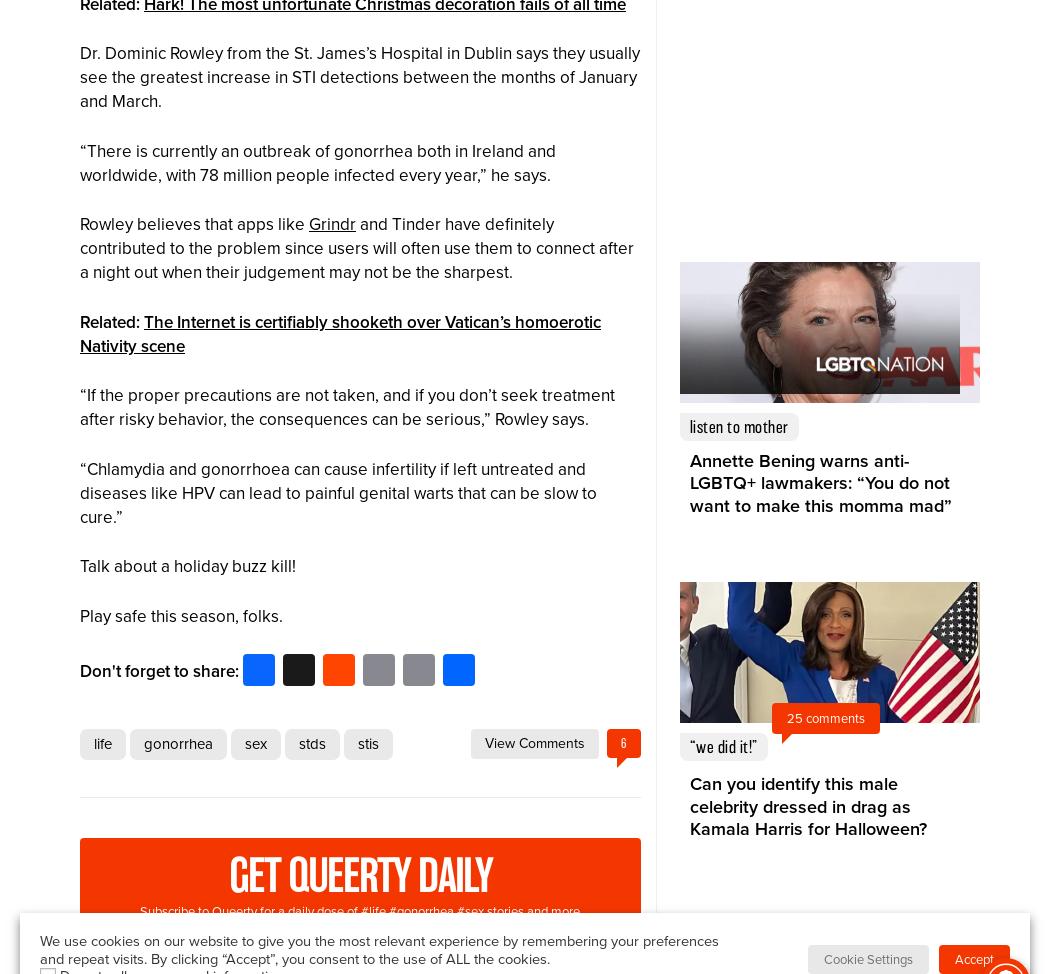 The height and width of the screenshot is (974, 1050). Describe the element at coordinates (181, 614) in the screenshot. I see `'Play safe this season, folks.'` at that location.